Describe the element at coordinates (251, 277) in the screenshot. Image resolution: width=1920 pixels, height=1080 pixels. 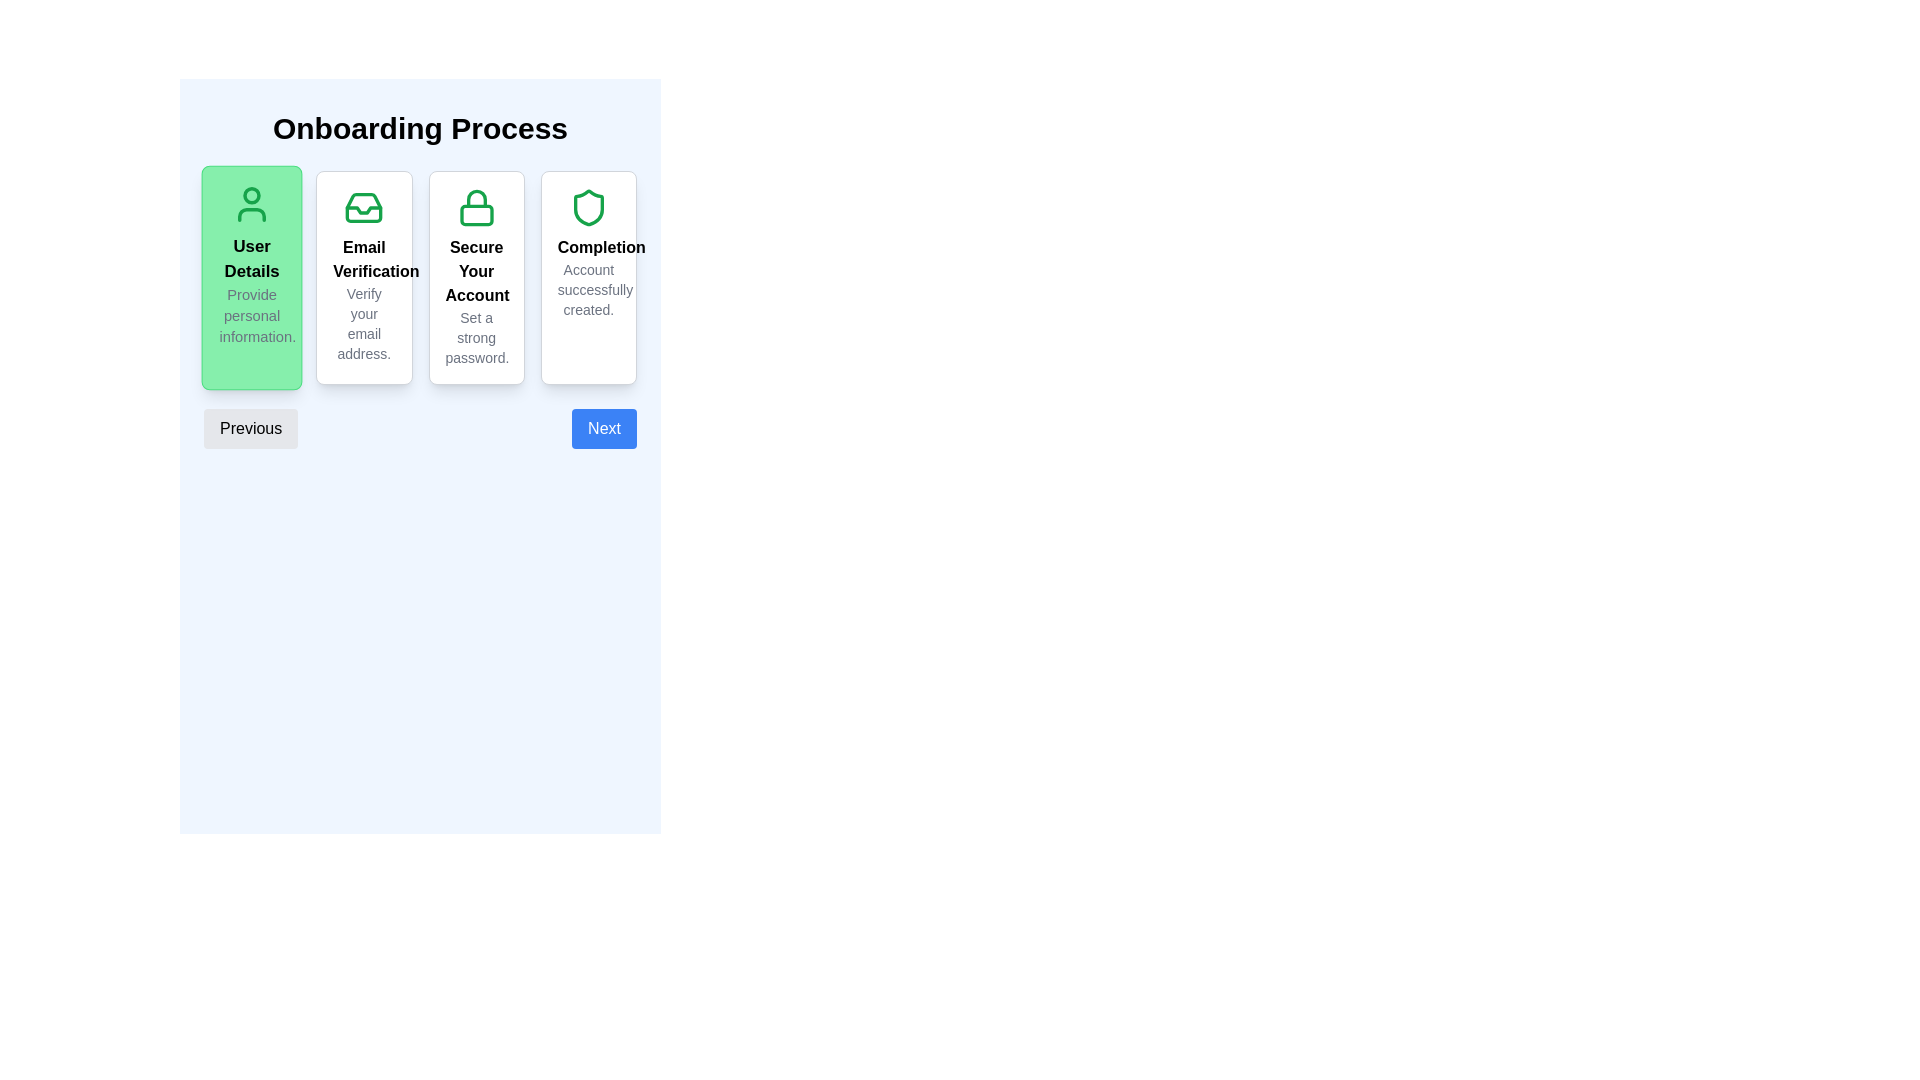
I see `information displayed on the 'User Details' informative card, which is the first card in the onboarding process grid layout` at that location.